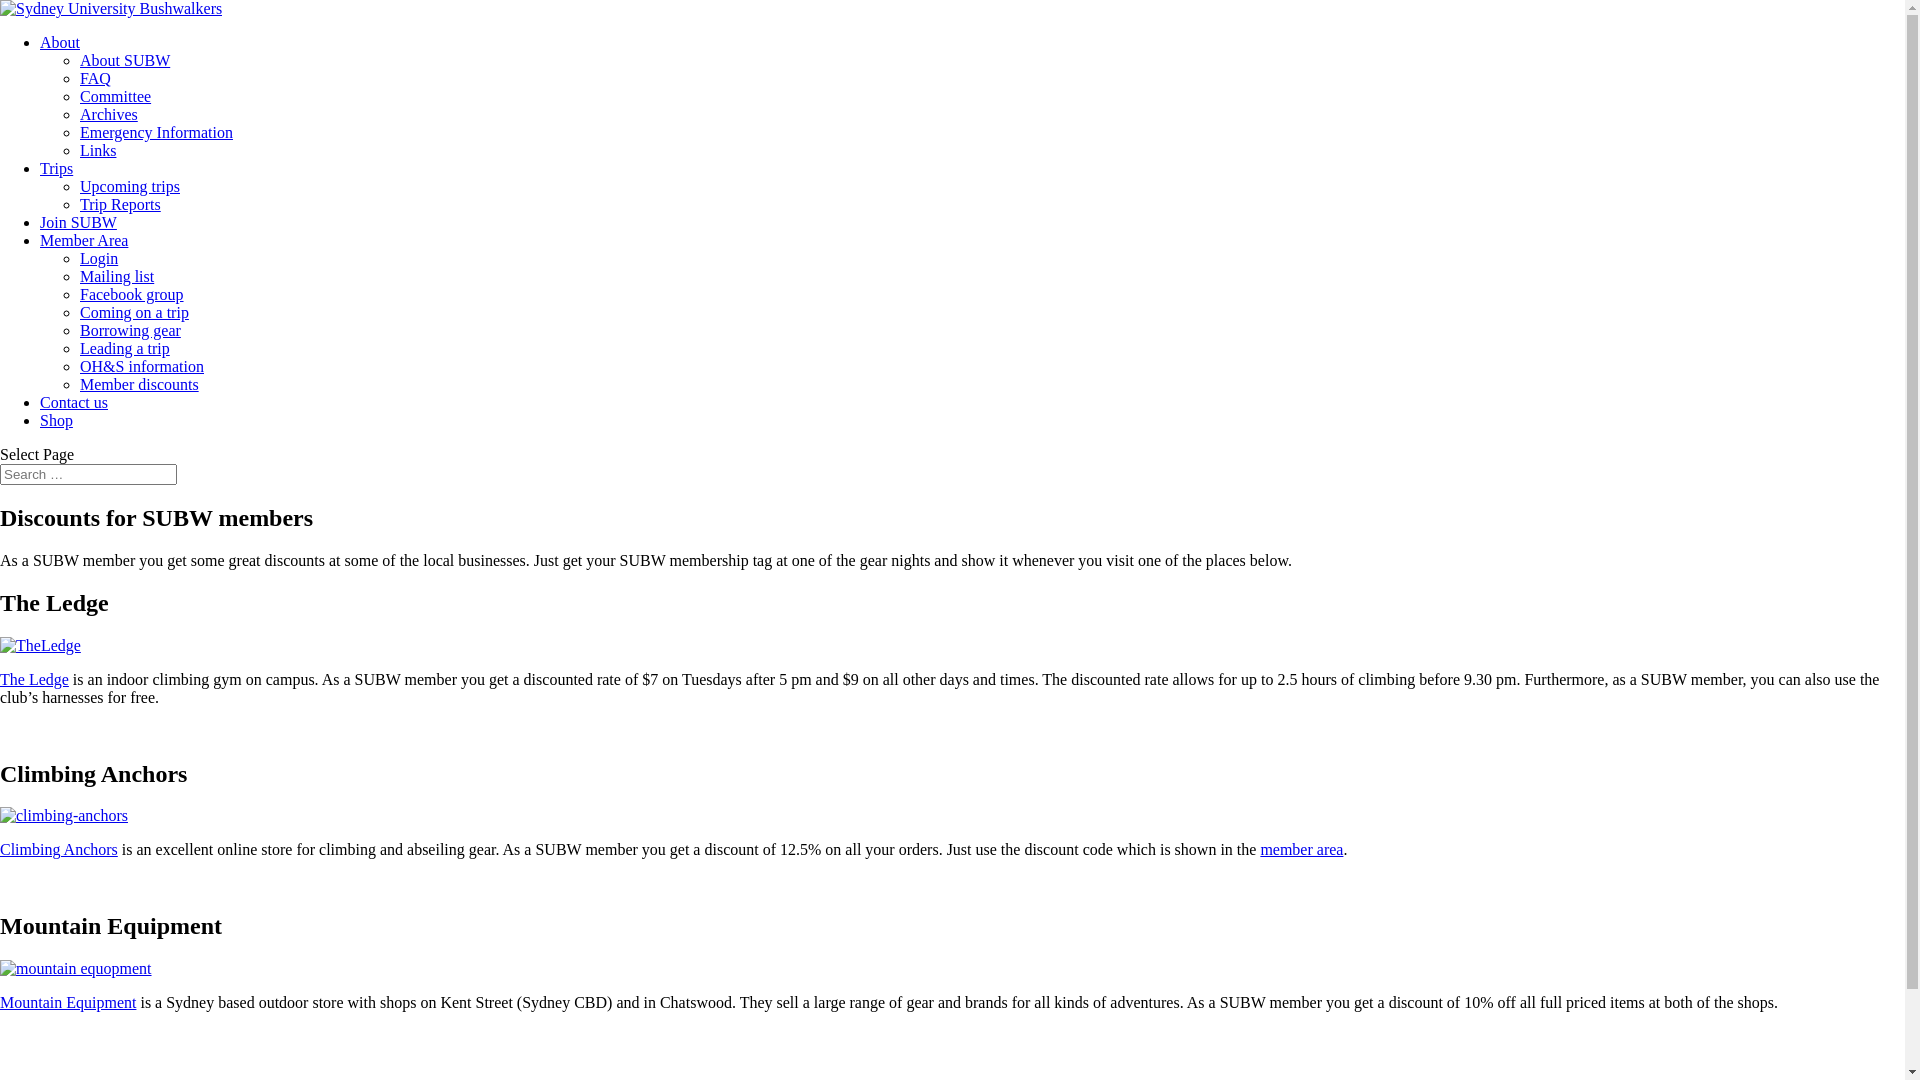 This screenshot has width=1920, height=1080. What do you see at coordinates (115, 276) in the screenshot?
I see `'Mailing list'` at bounding box center [115, 276].